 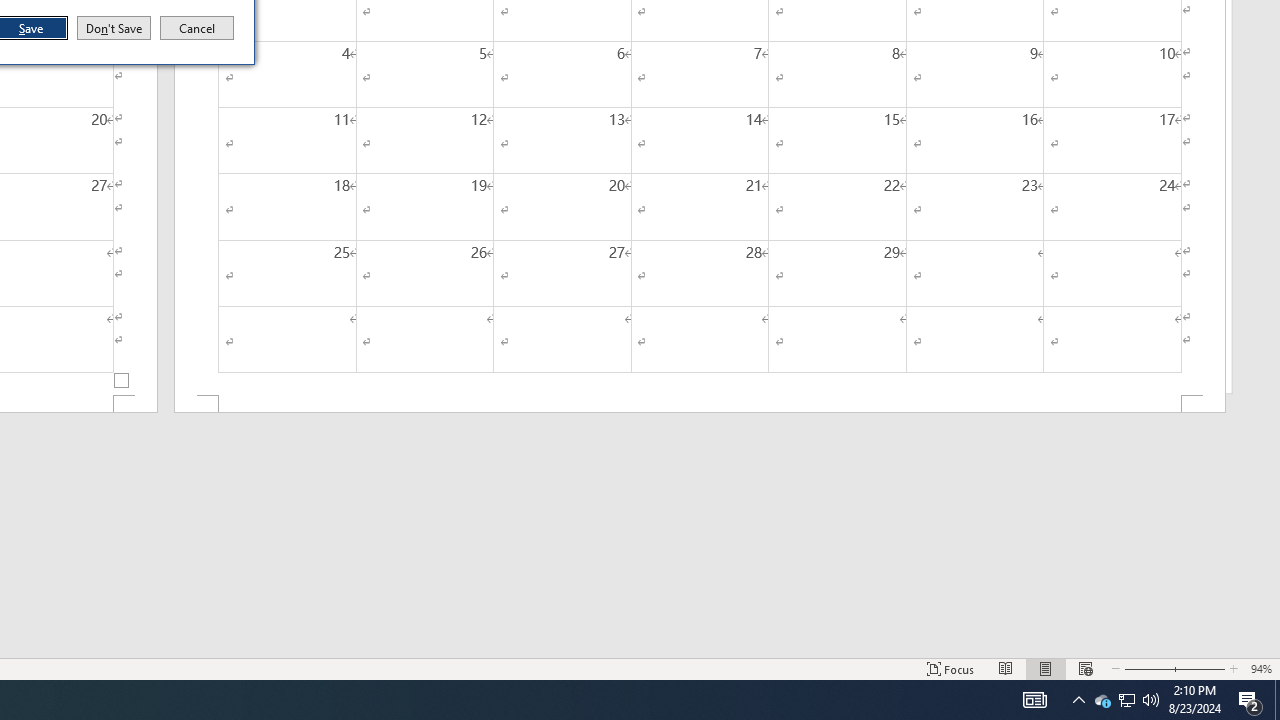 I want to click on 'Zoom Out', so click(x=1147, y=669).